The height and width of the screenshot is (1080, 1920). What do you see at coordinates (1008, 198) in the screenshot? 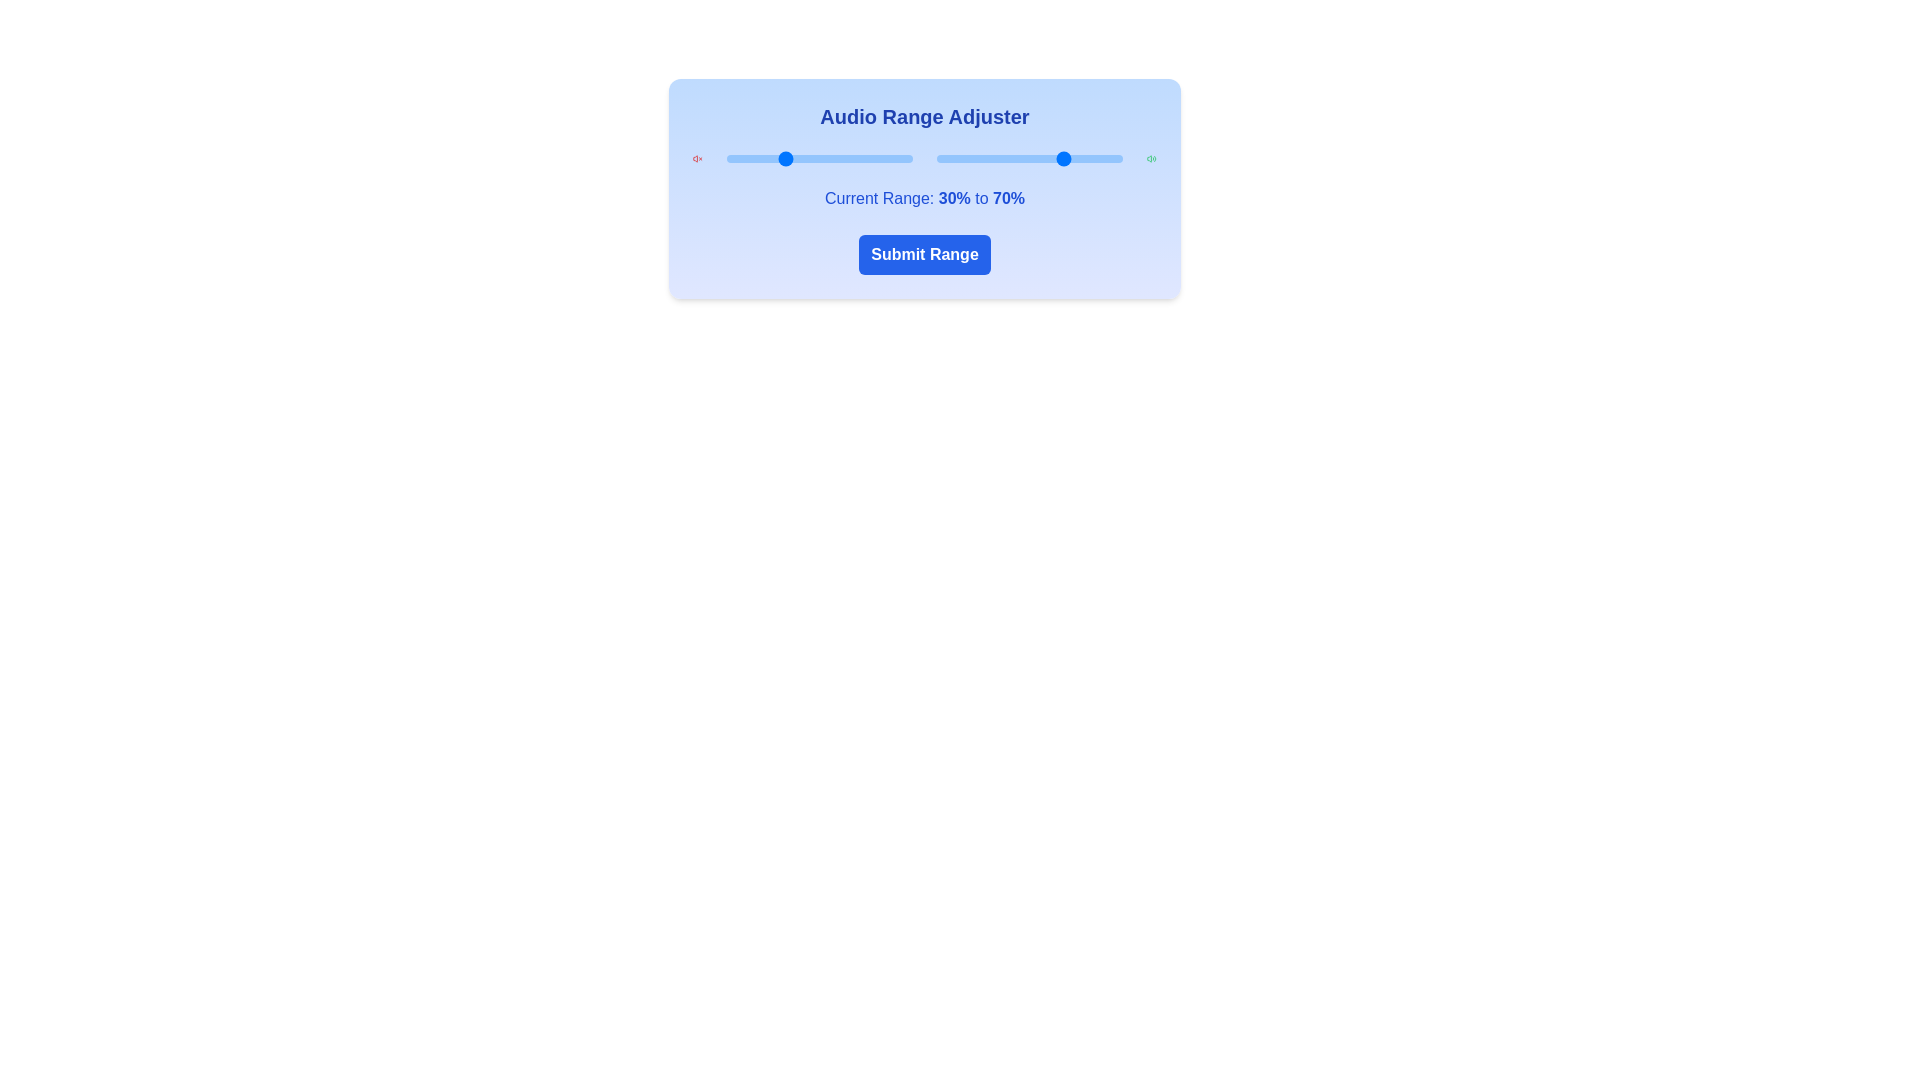
I see `the static text indicating the upper limit of the selected range on the slider, located to the right of the '30%' text beneath the sliders` at bounding box center [1008, 198].